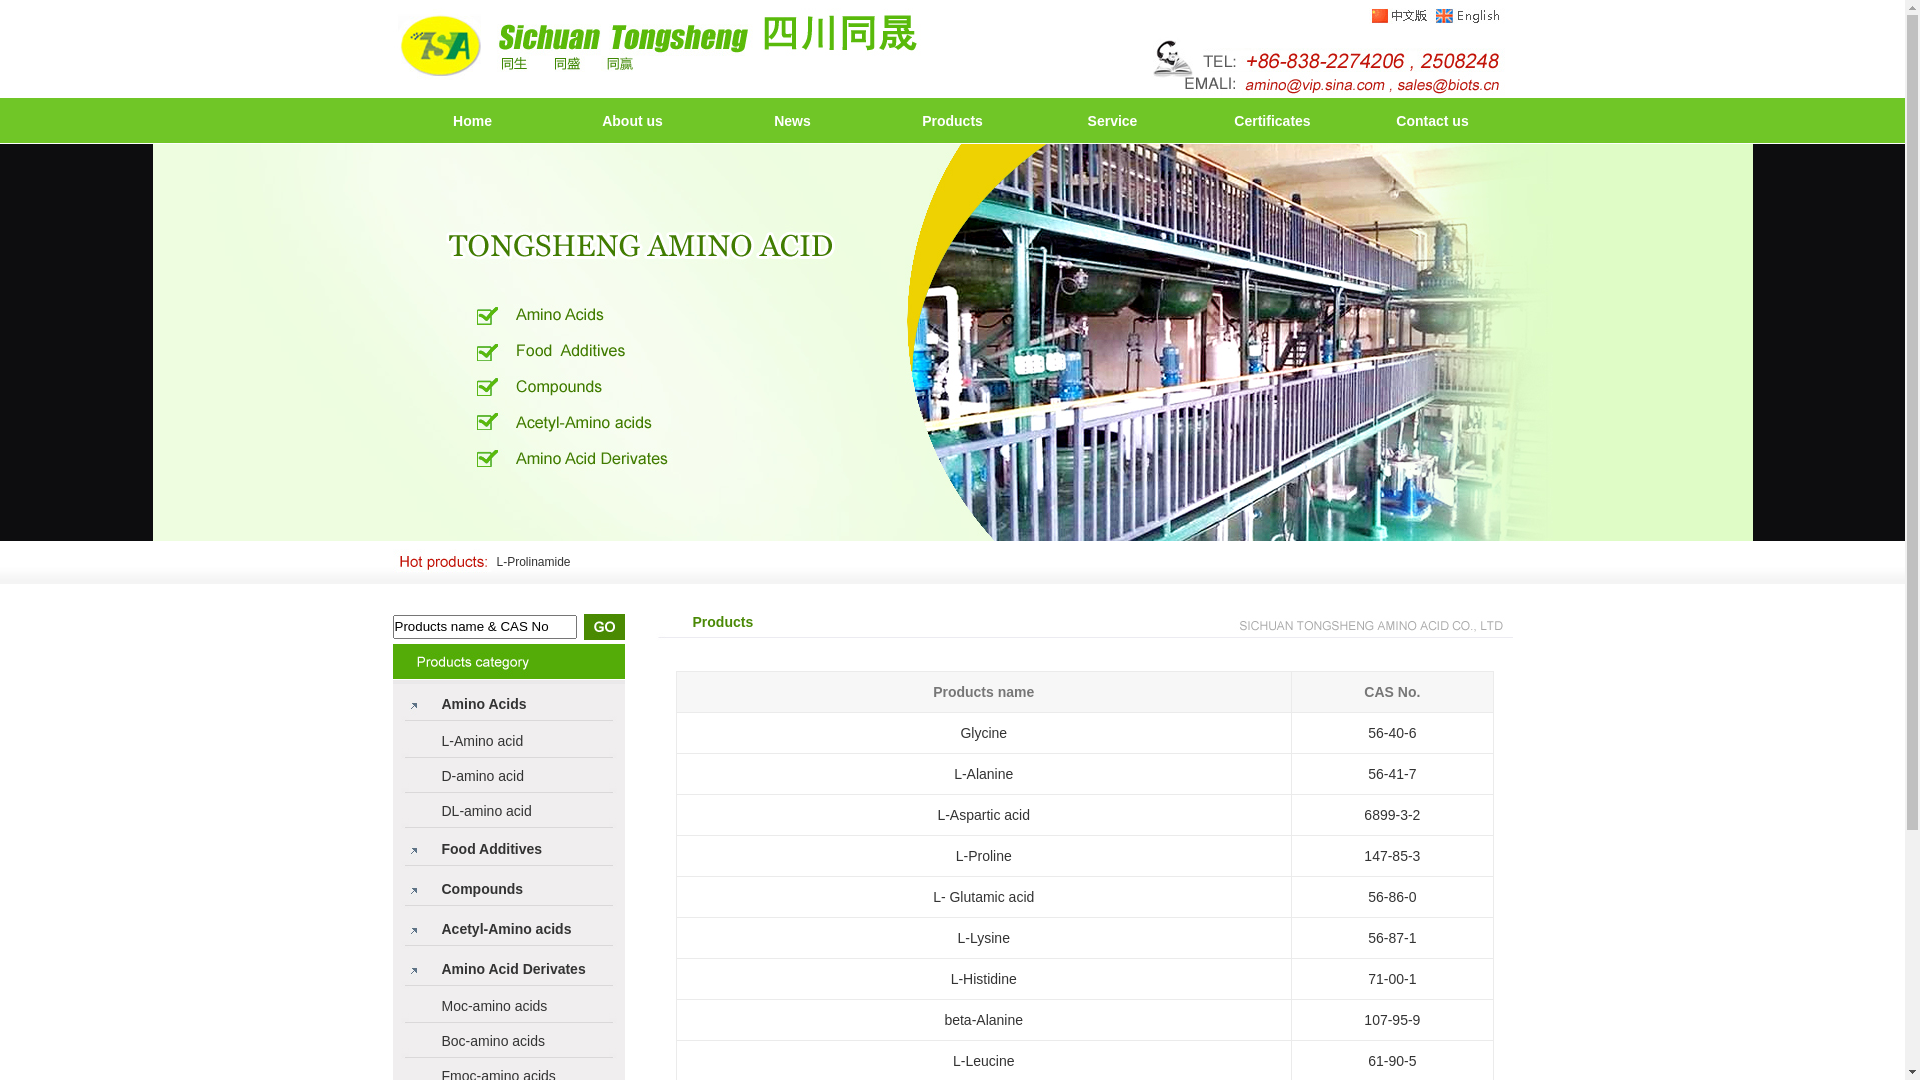 The width and height of the screenshot is (1920, 1080). I want to click on 'Acetyl-Amino acids', so click(507, 929).